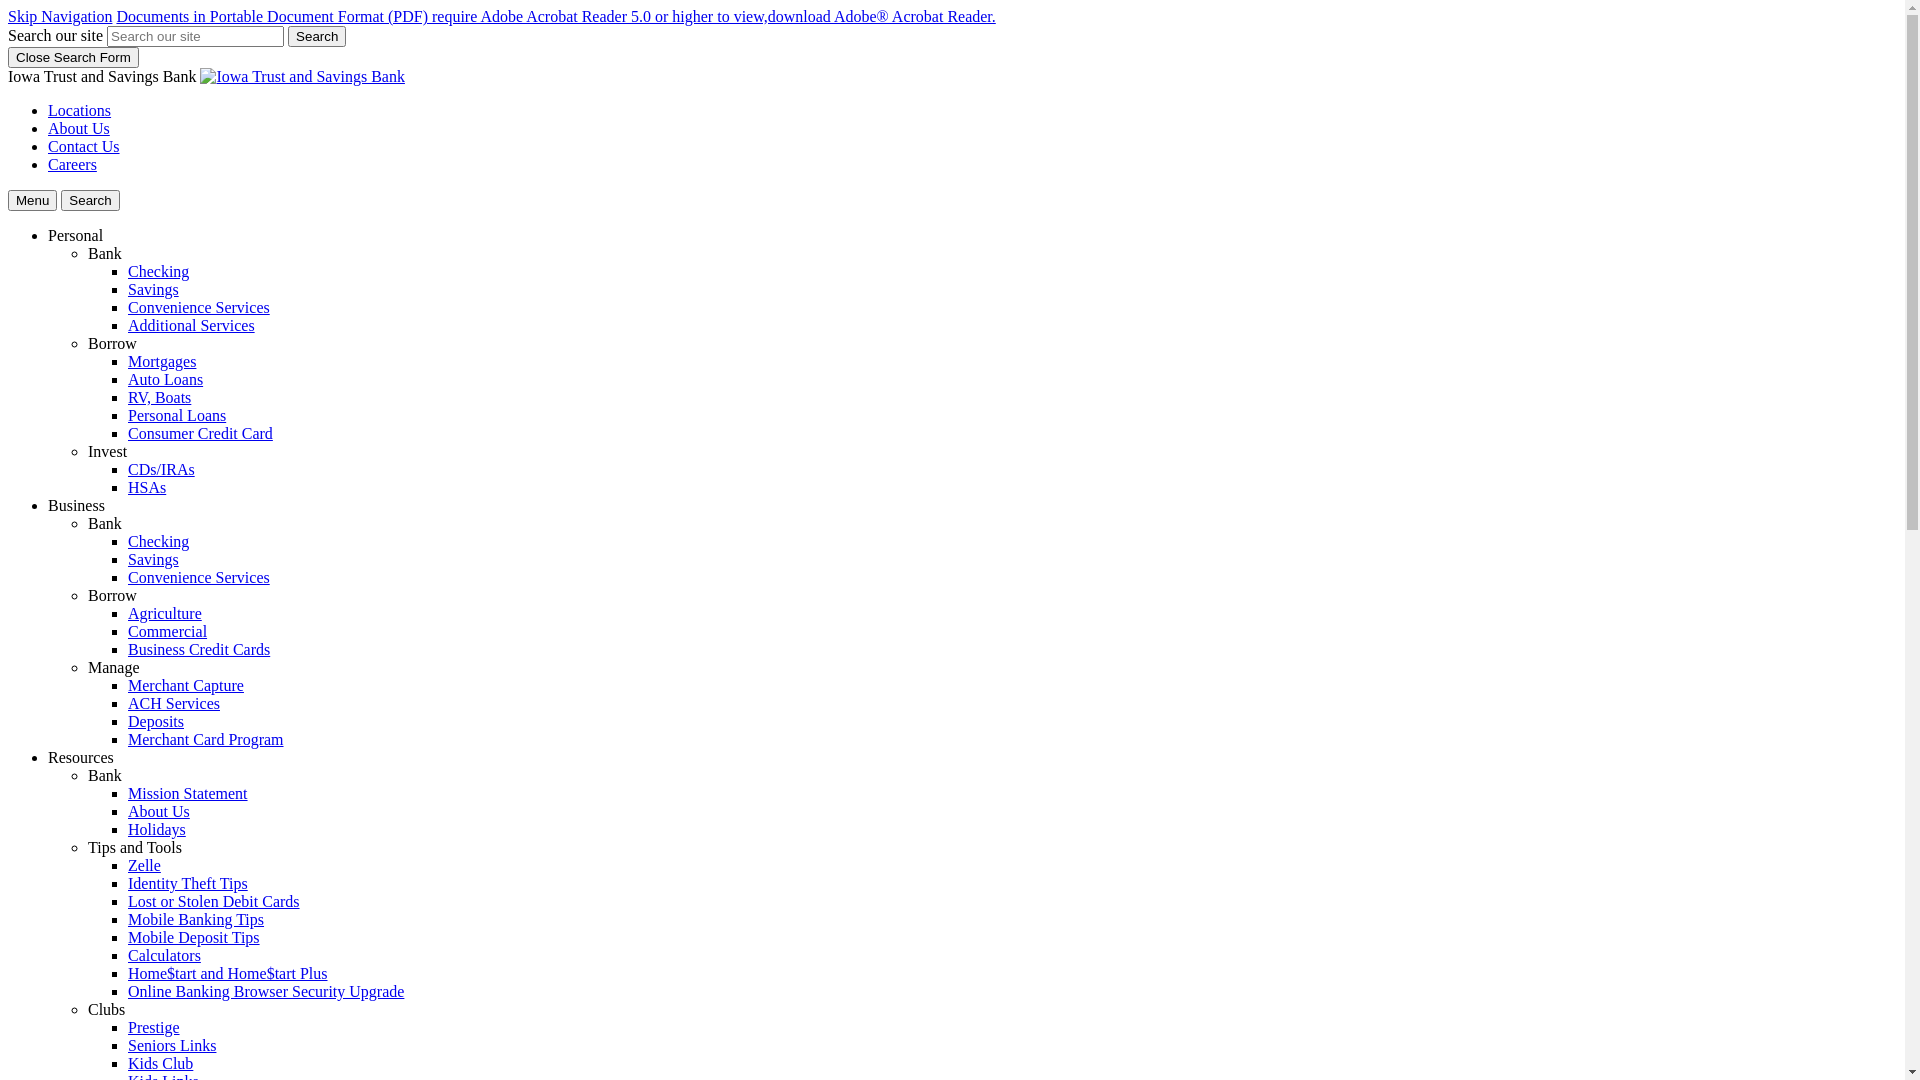 This screenshot has width=1920, height=1080. What do you see at coordinates (79, 110) in the screenshot?
I see `'Locations'` at bounding box center [79, 110].